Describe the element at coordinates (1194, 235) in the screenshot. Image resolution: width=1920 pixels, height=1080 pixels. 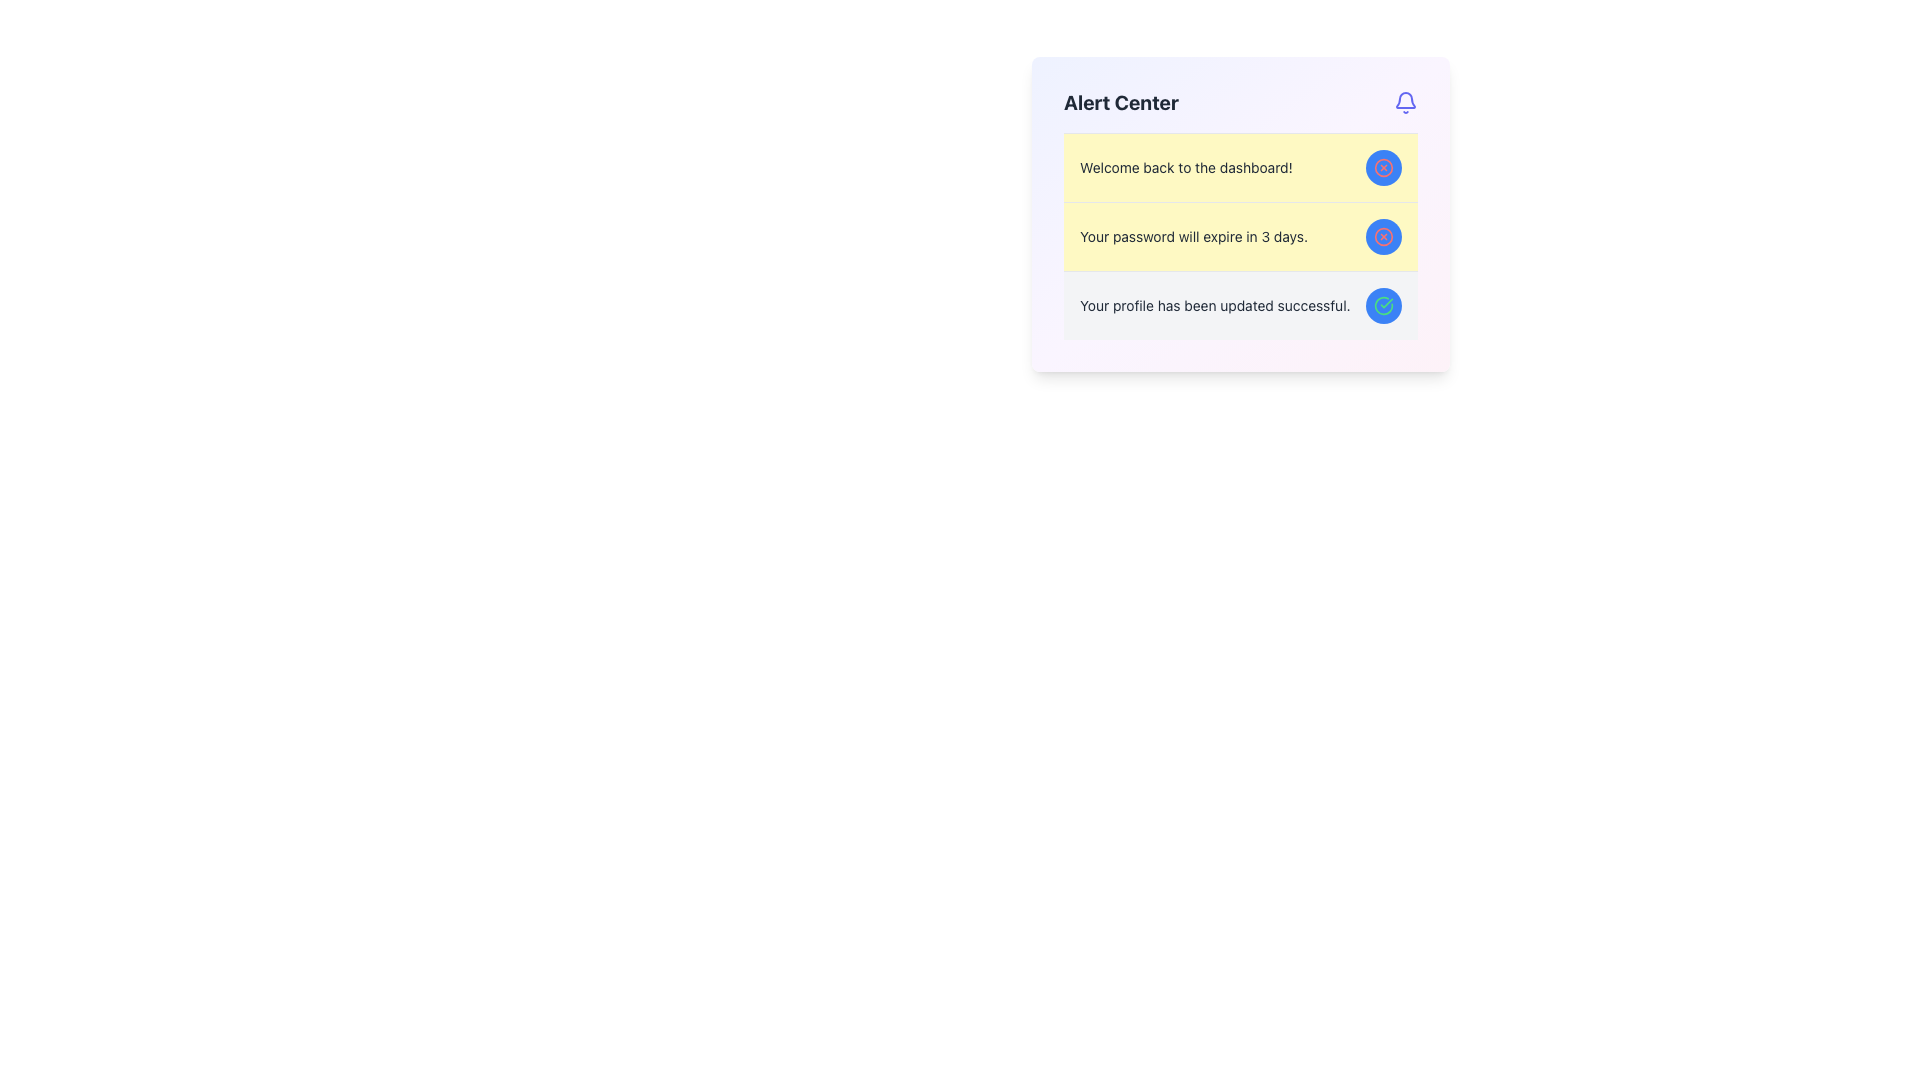
I see `the informational text label about password expiration, located within the light yellow notification box in the 'Alert Center' section` at that location.